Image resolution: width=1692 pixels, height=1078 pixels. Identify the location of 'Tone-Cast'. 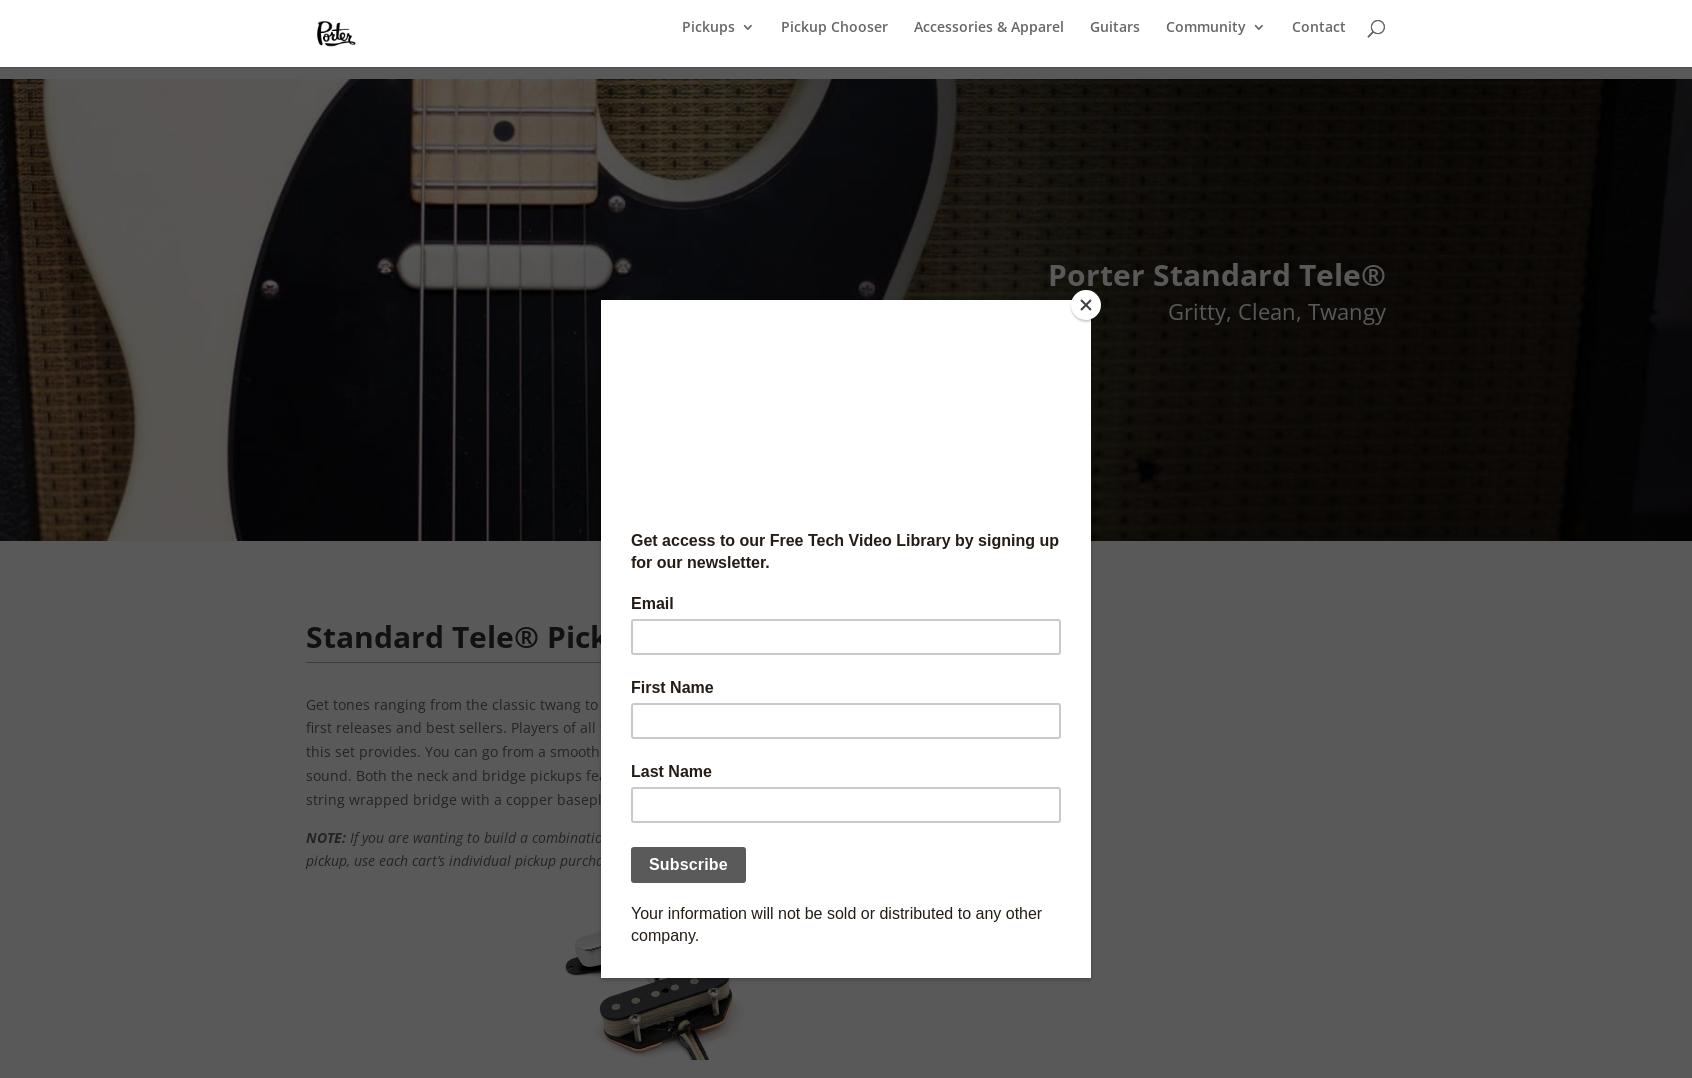
(1240, 321).